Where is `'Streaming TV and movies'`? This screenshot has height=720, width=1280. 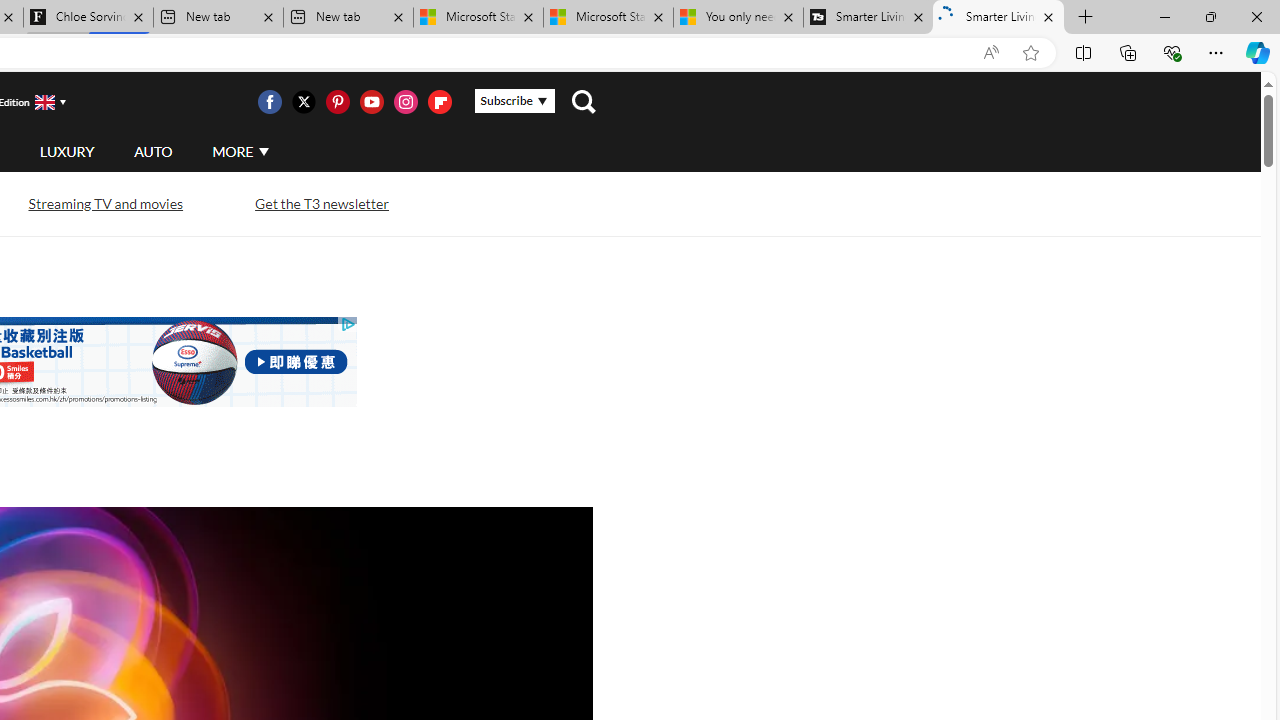
'Streaming TV and movies' is located at coordinates (103, 203).